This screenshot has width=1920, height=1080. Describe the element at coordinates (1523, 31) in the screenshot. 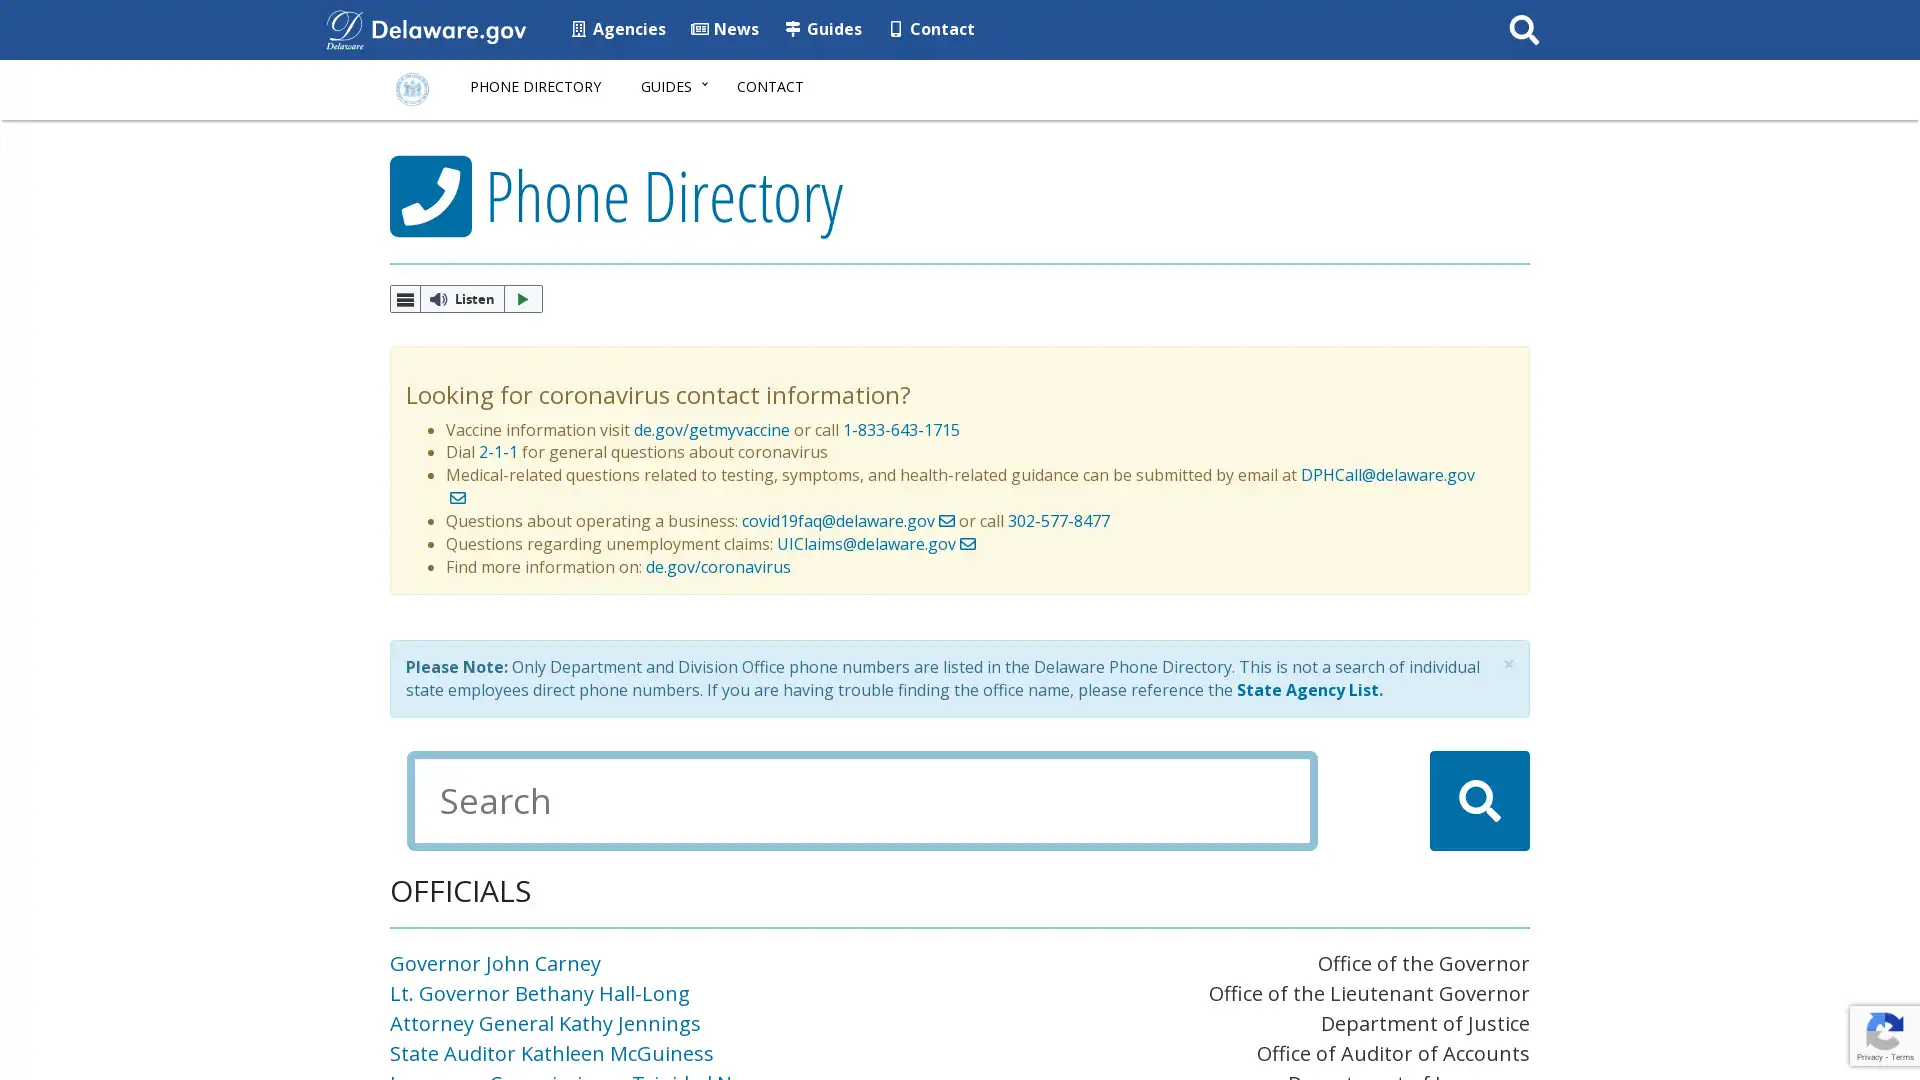

I see `Submit` at that location.